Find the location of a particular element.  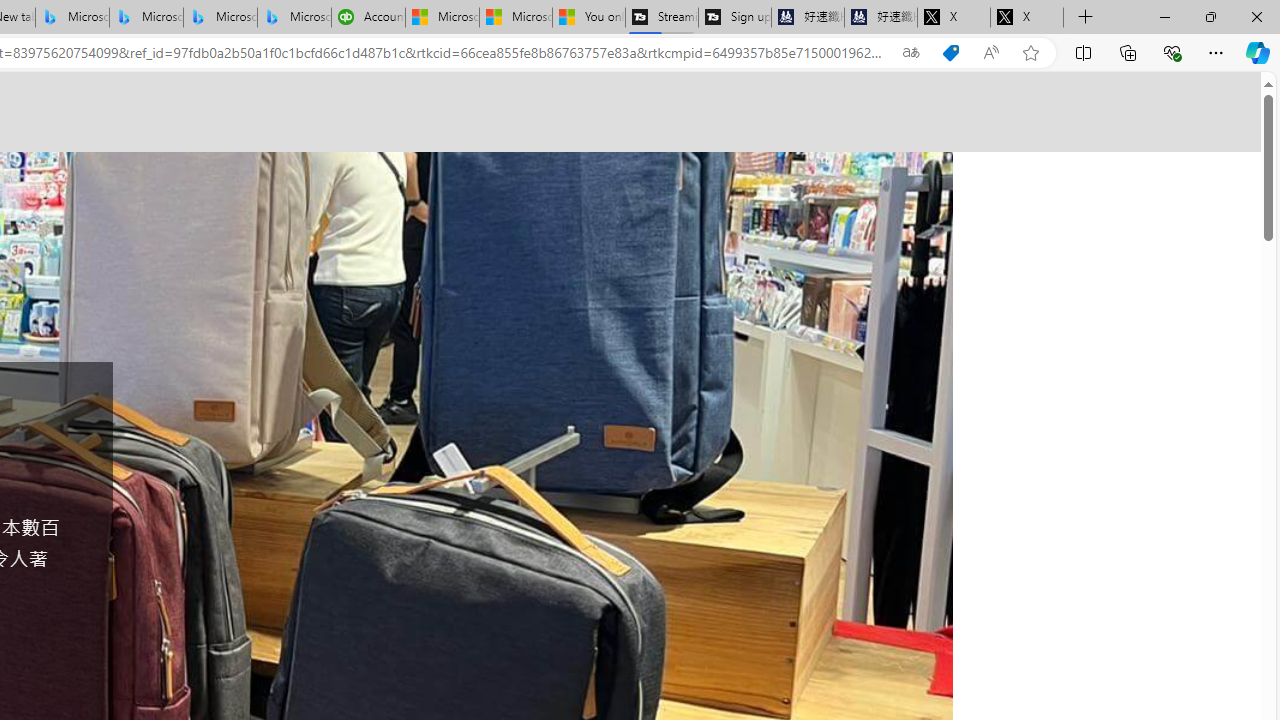

'Microsoft Bing Travel - Stays in Bangkok, Bangkok, Thailand' is located at coordinates (145, 17).